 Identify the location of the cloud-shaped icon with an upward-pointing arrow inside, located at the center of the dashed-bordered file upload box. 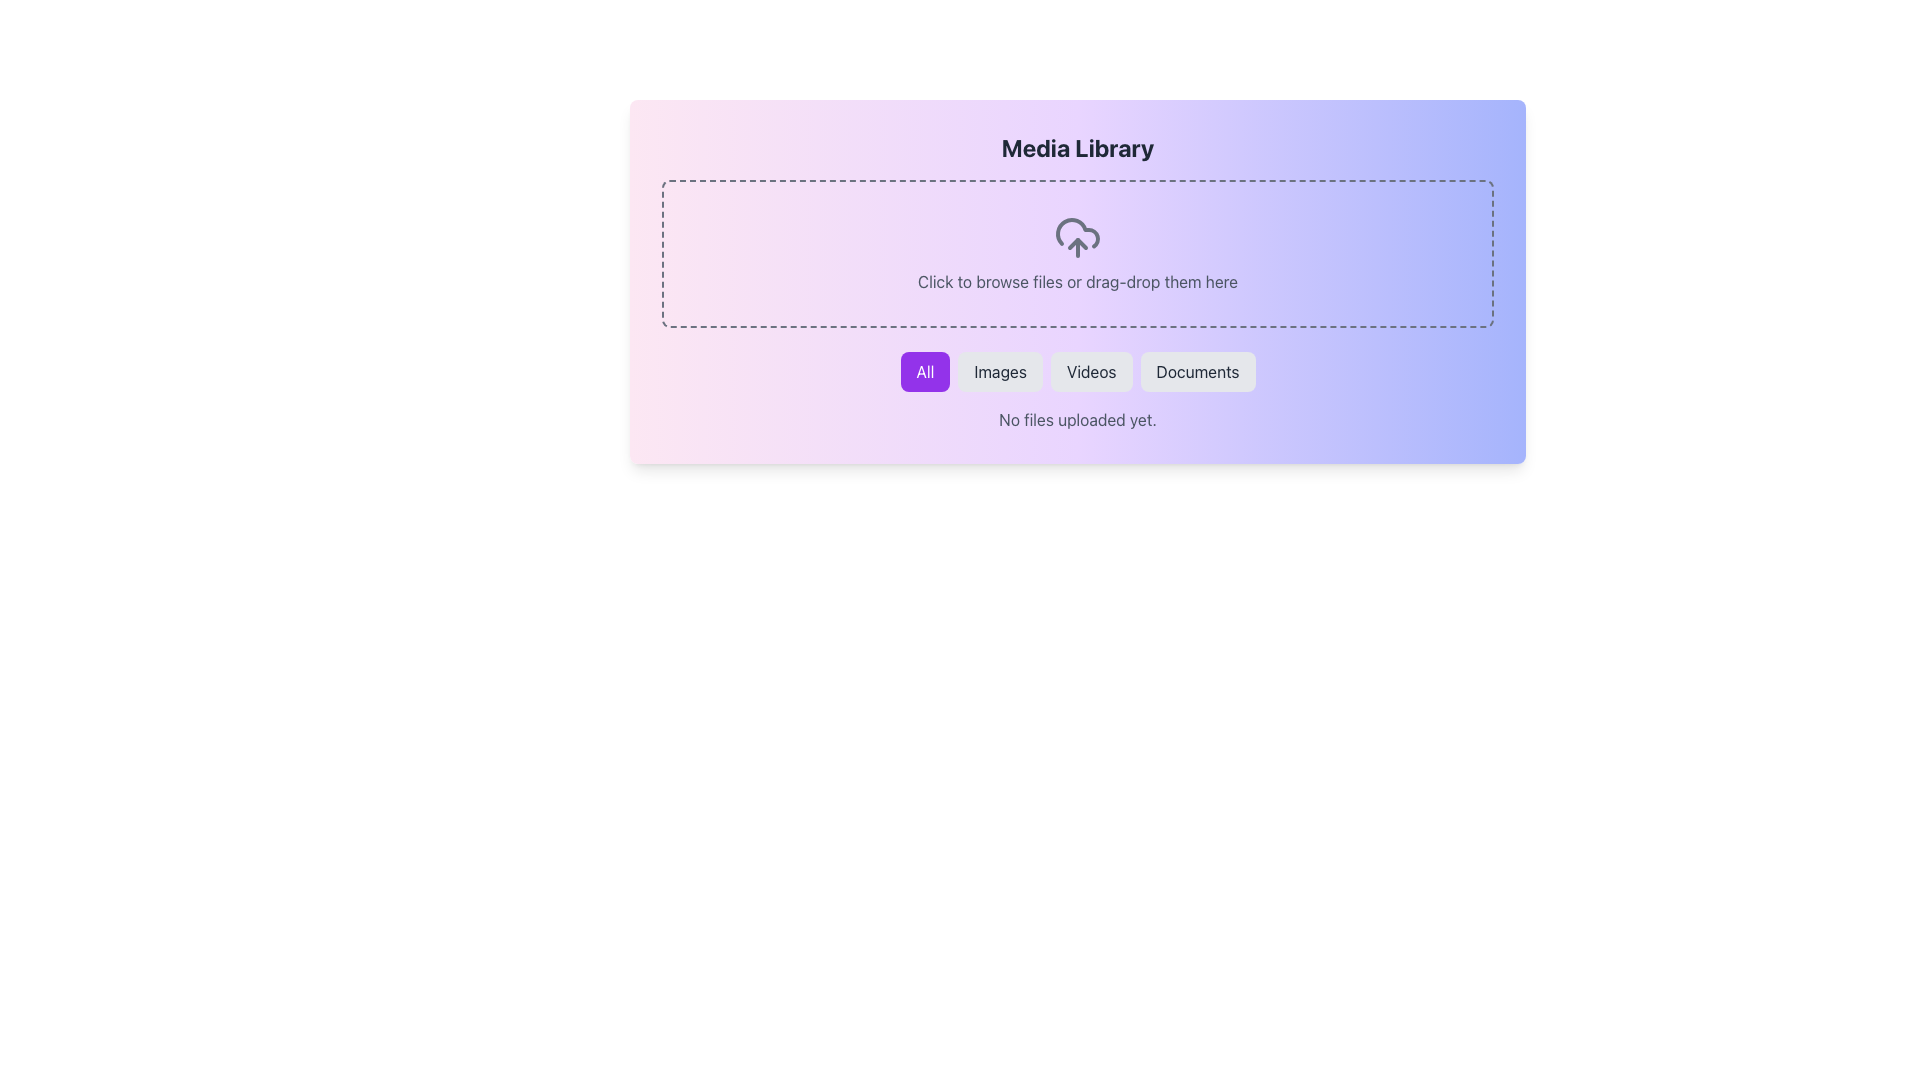
(1077, 237).